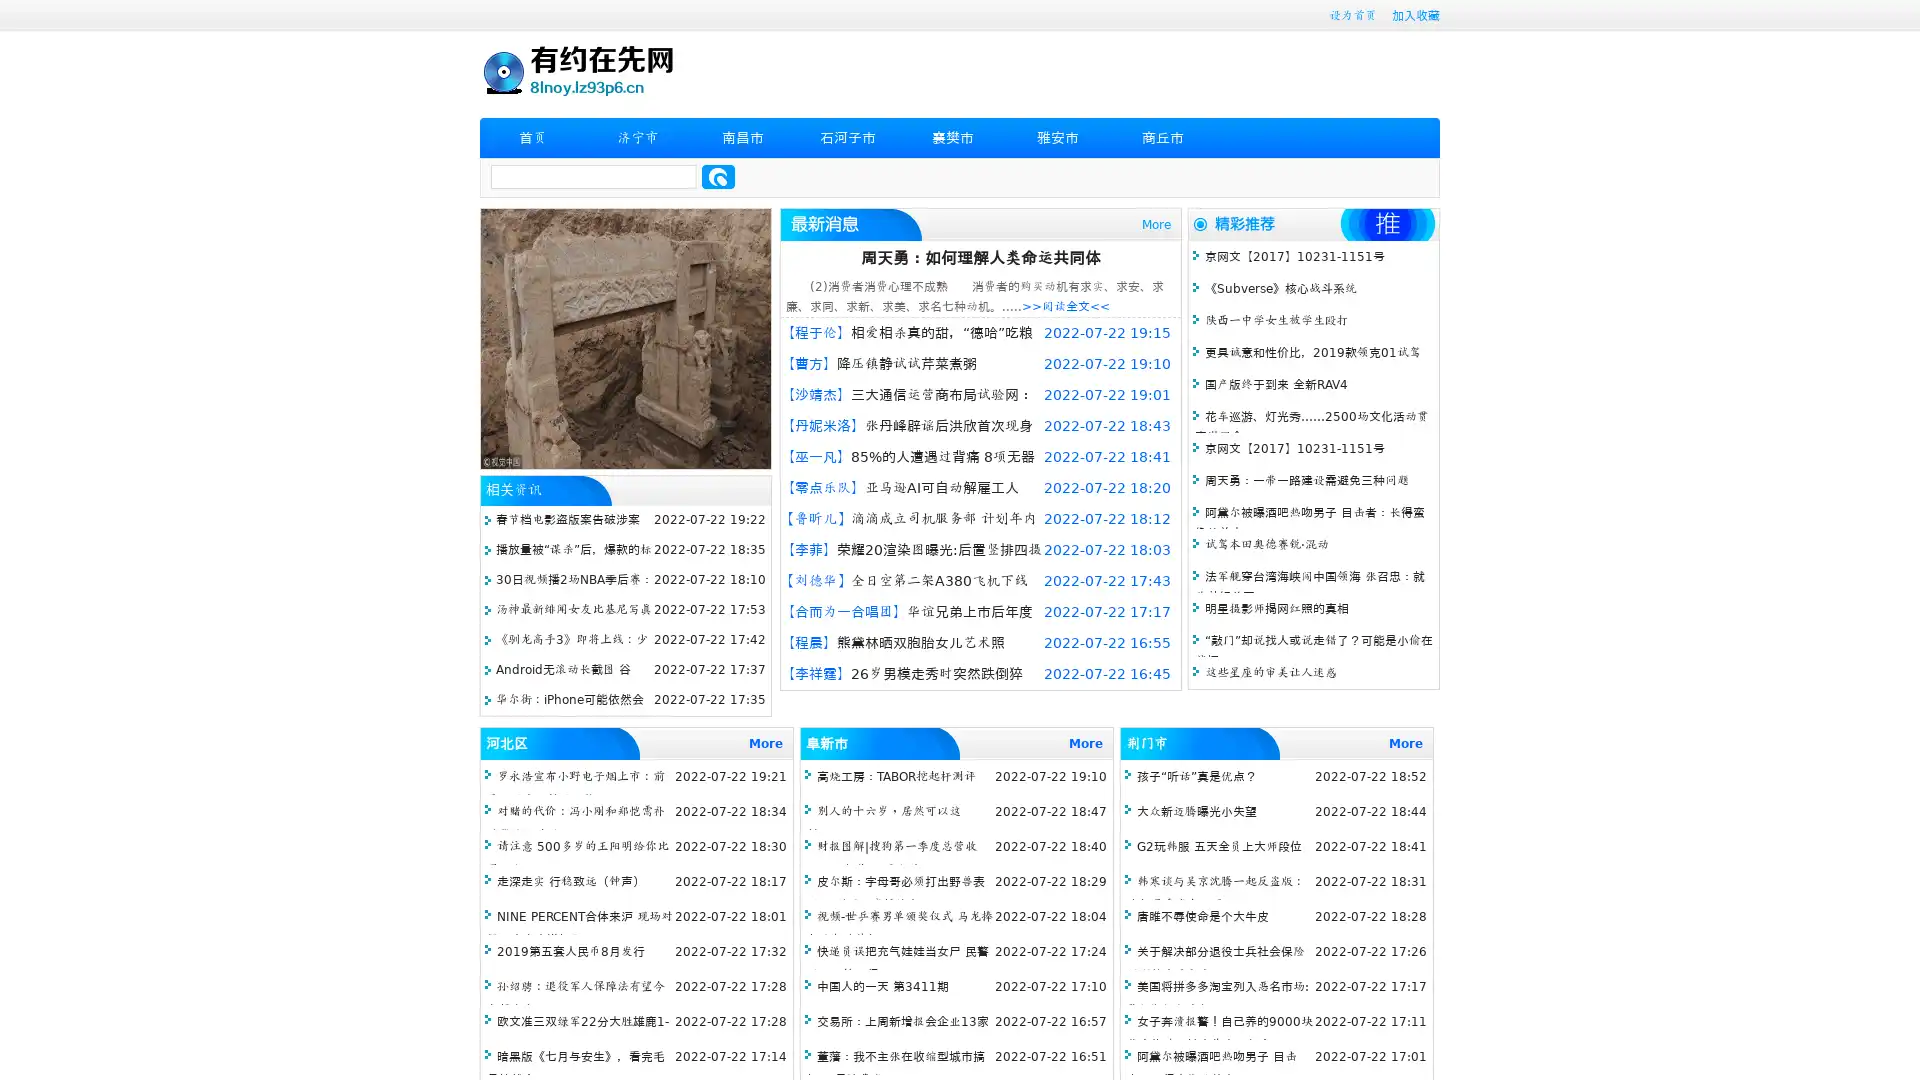 The width and height of the screenshot is (1920, 1080). What do you see at coordinates (718, 176) in the screenshot?
I see `Search` at bounding box center [718, 176].